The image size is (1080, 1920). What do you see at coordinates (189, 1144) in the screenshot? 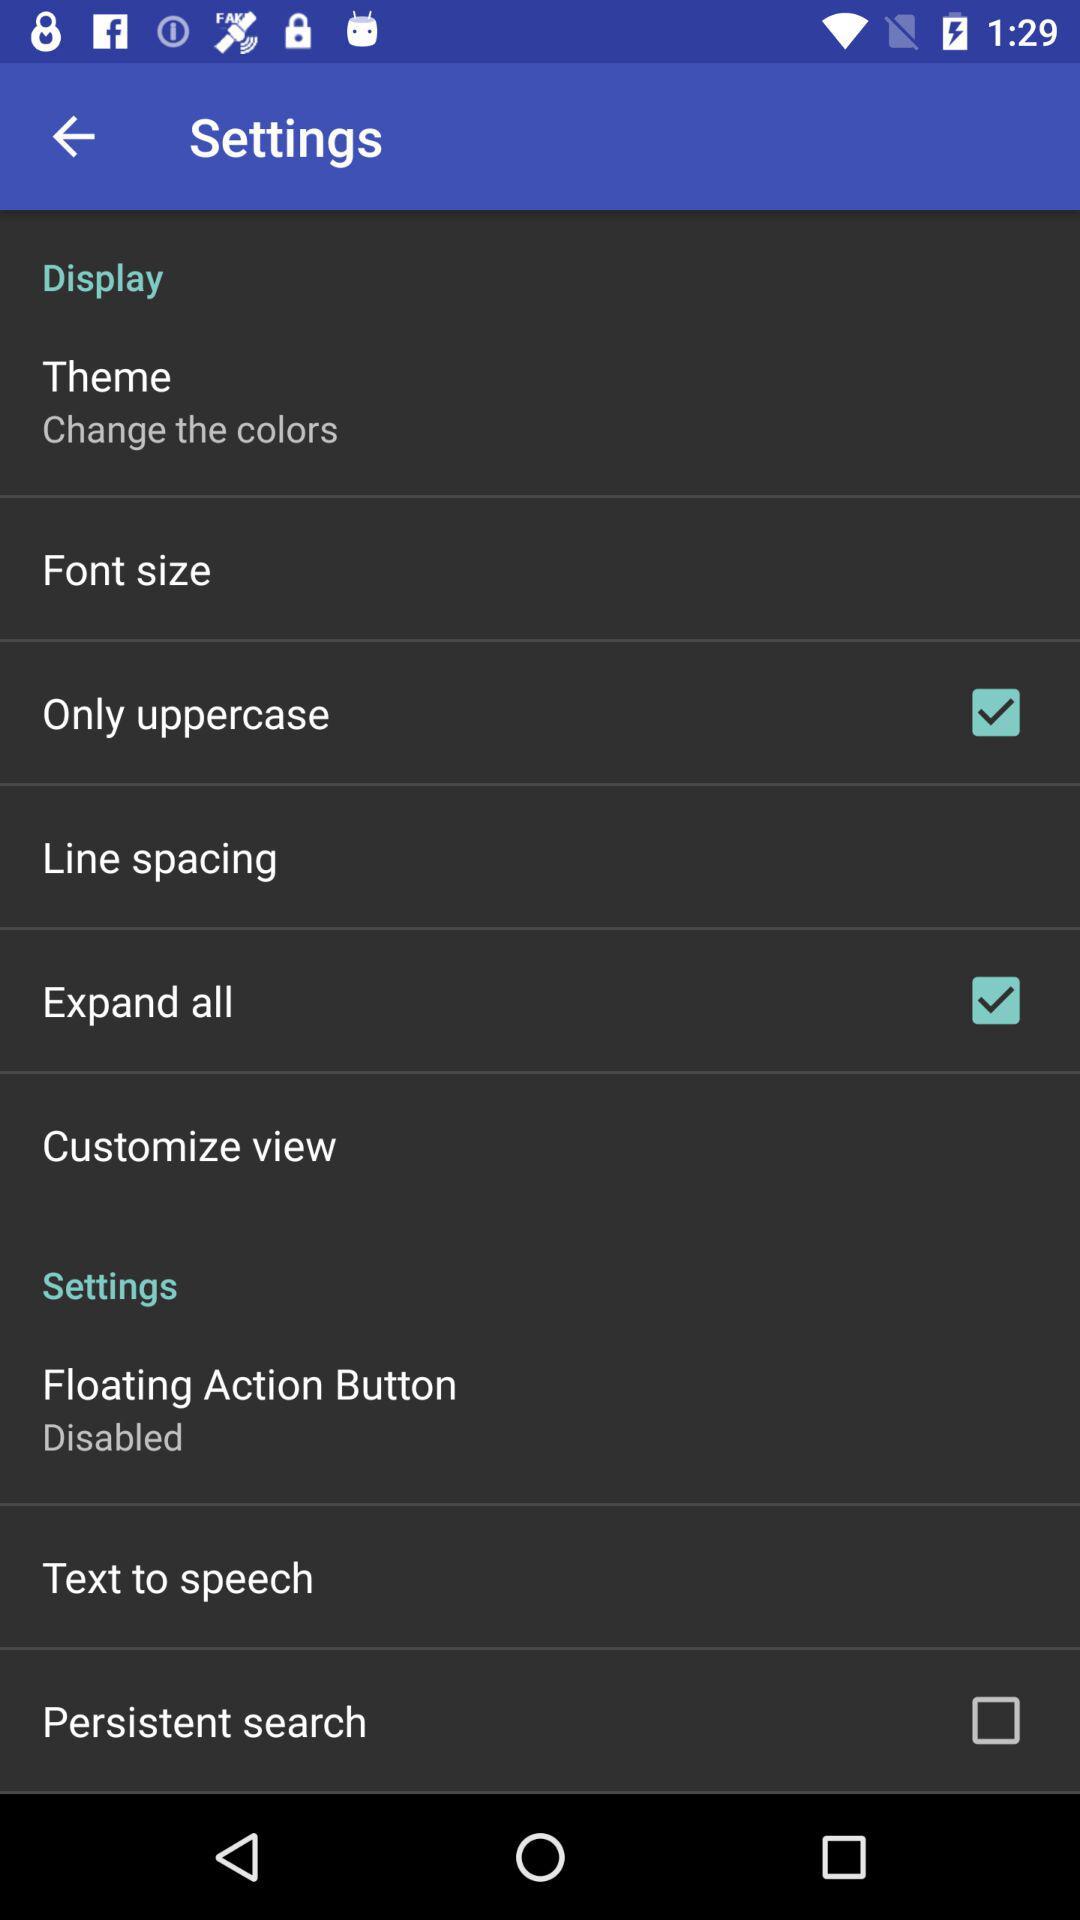
I see `item below the expand all item` at bounding box center [189, 1144].